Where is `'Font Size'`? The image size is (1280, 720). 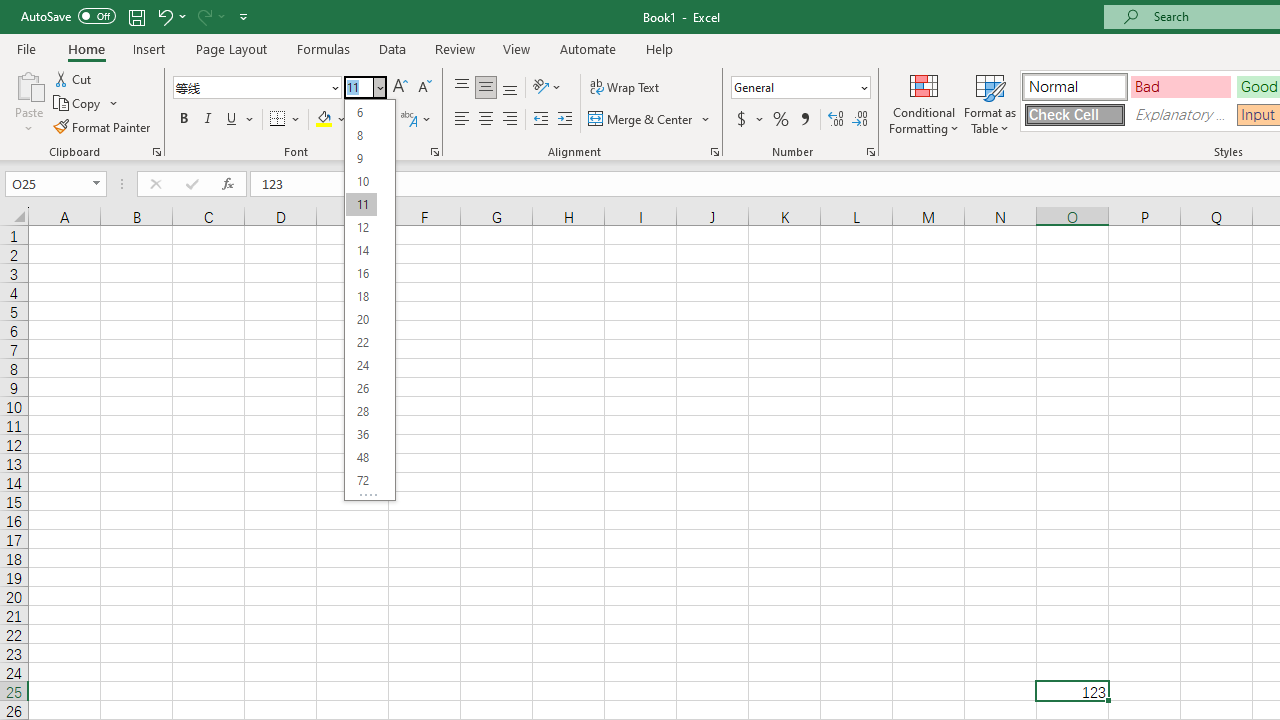
'Font Size' is located at coordinates (365, 86).